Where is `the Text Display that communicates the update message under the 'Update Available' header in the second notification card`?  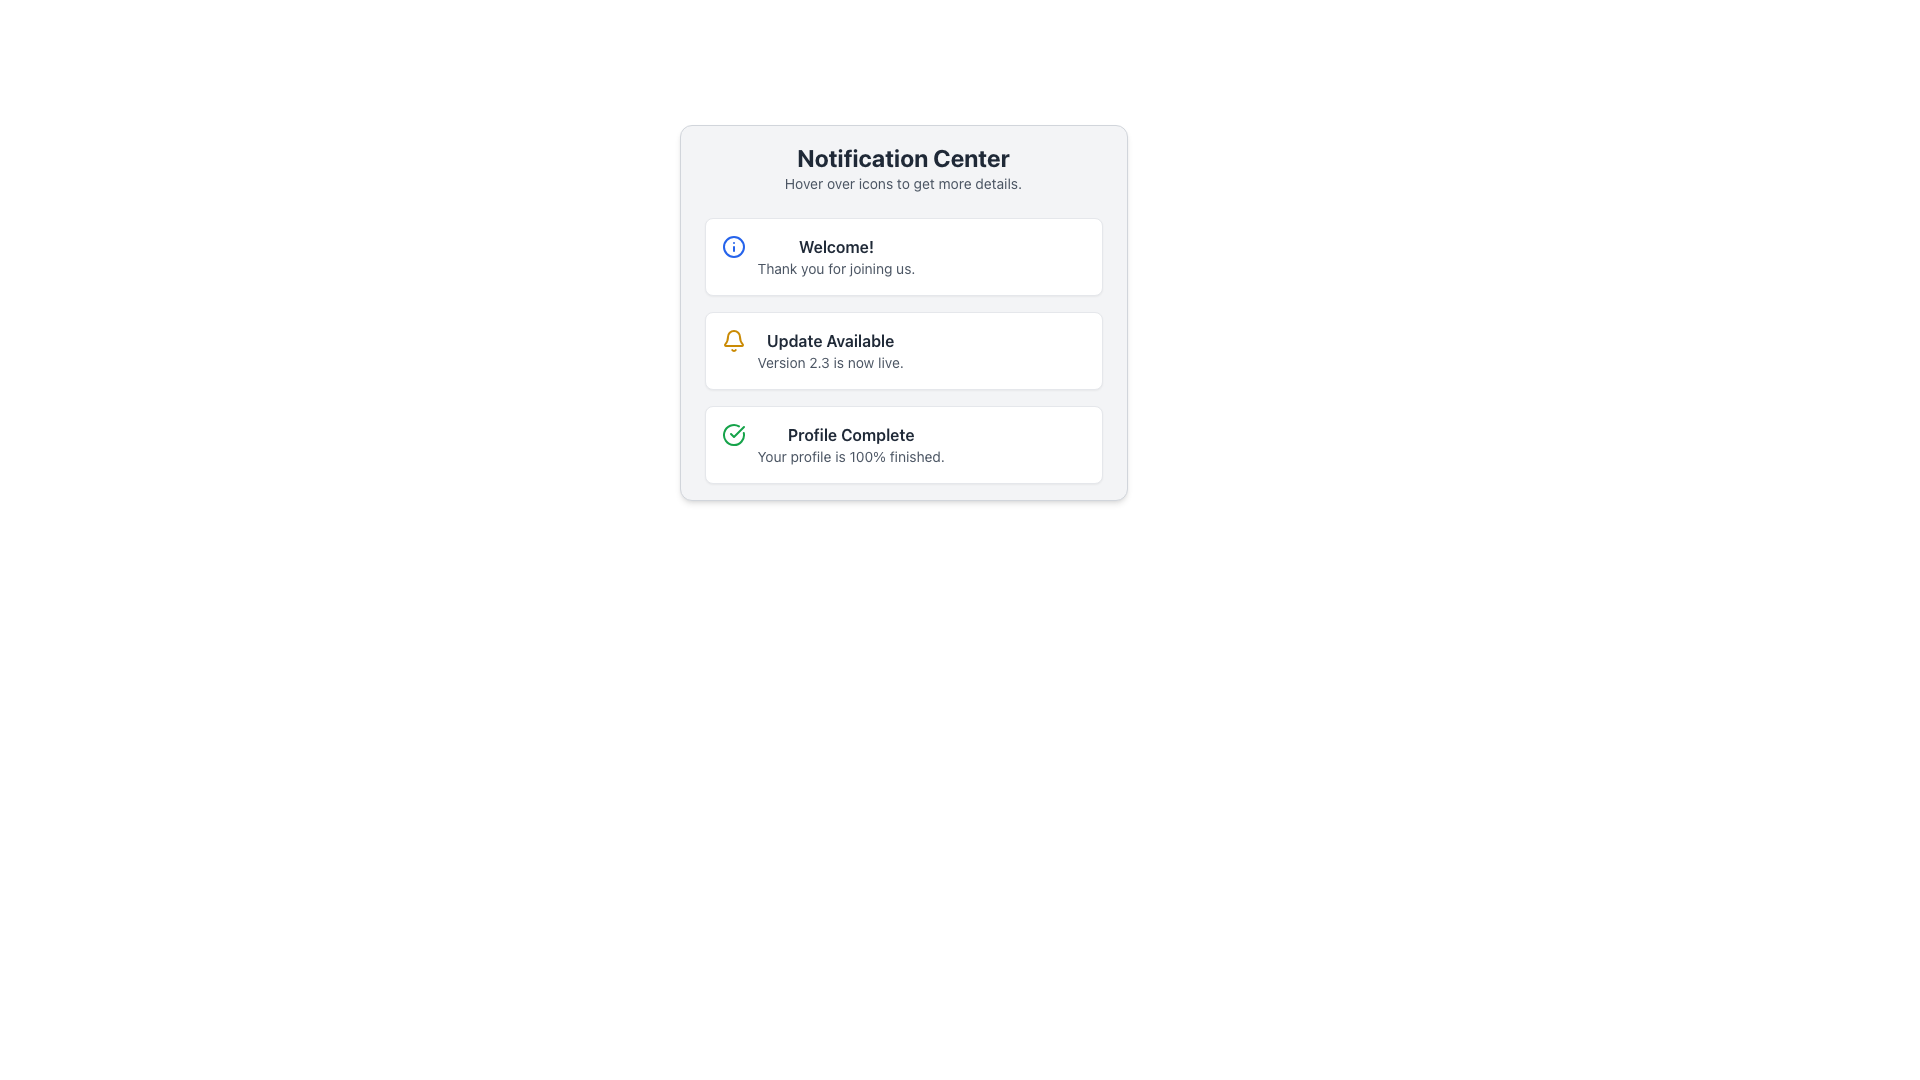
the Text Display that communicates the update message under the 'Update Available' header in the second notification card is located at coordinates (830, 362).